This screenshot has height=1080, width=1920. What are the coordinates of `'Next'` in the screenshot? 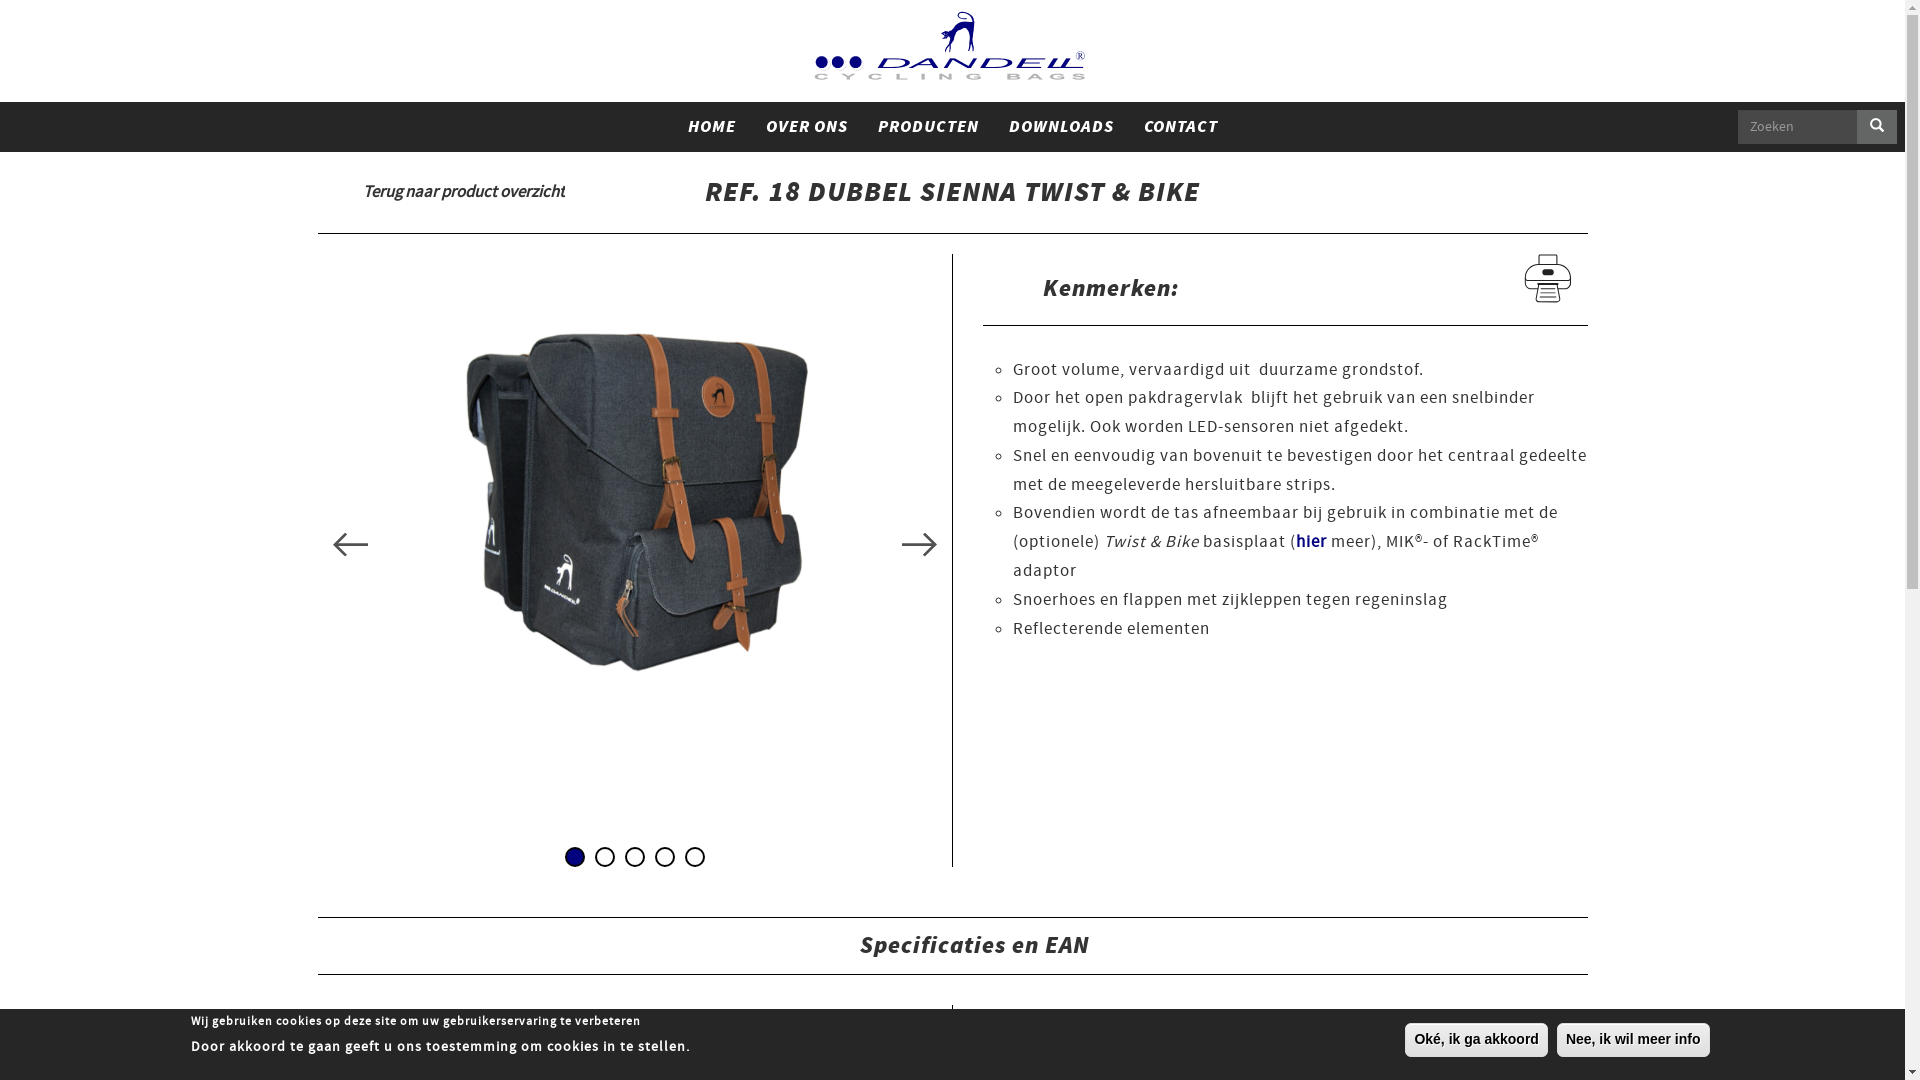 It's located at (901, 545).